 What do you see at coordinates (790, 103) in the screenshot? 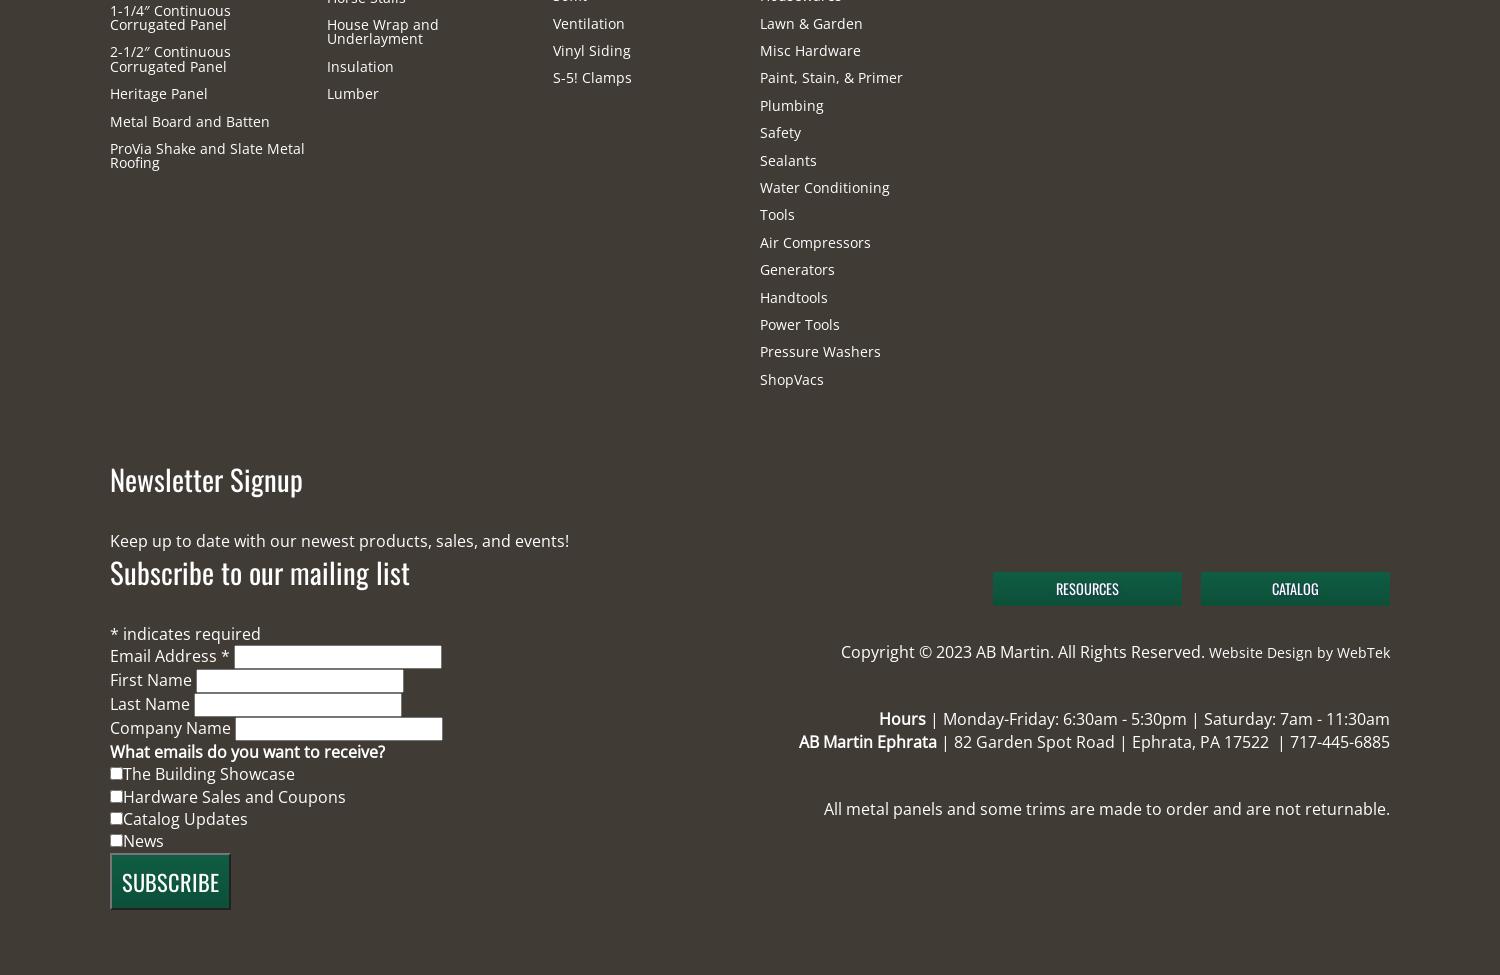
I see `'Plumbing'` at bounding box center [790, 103].